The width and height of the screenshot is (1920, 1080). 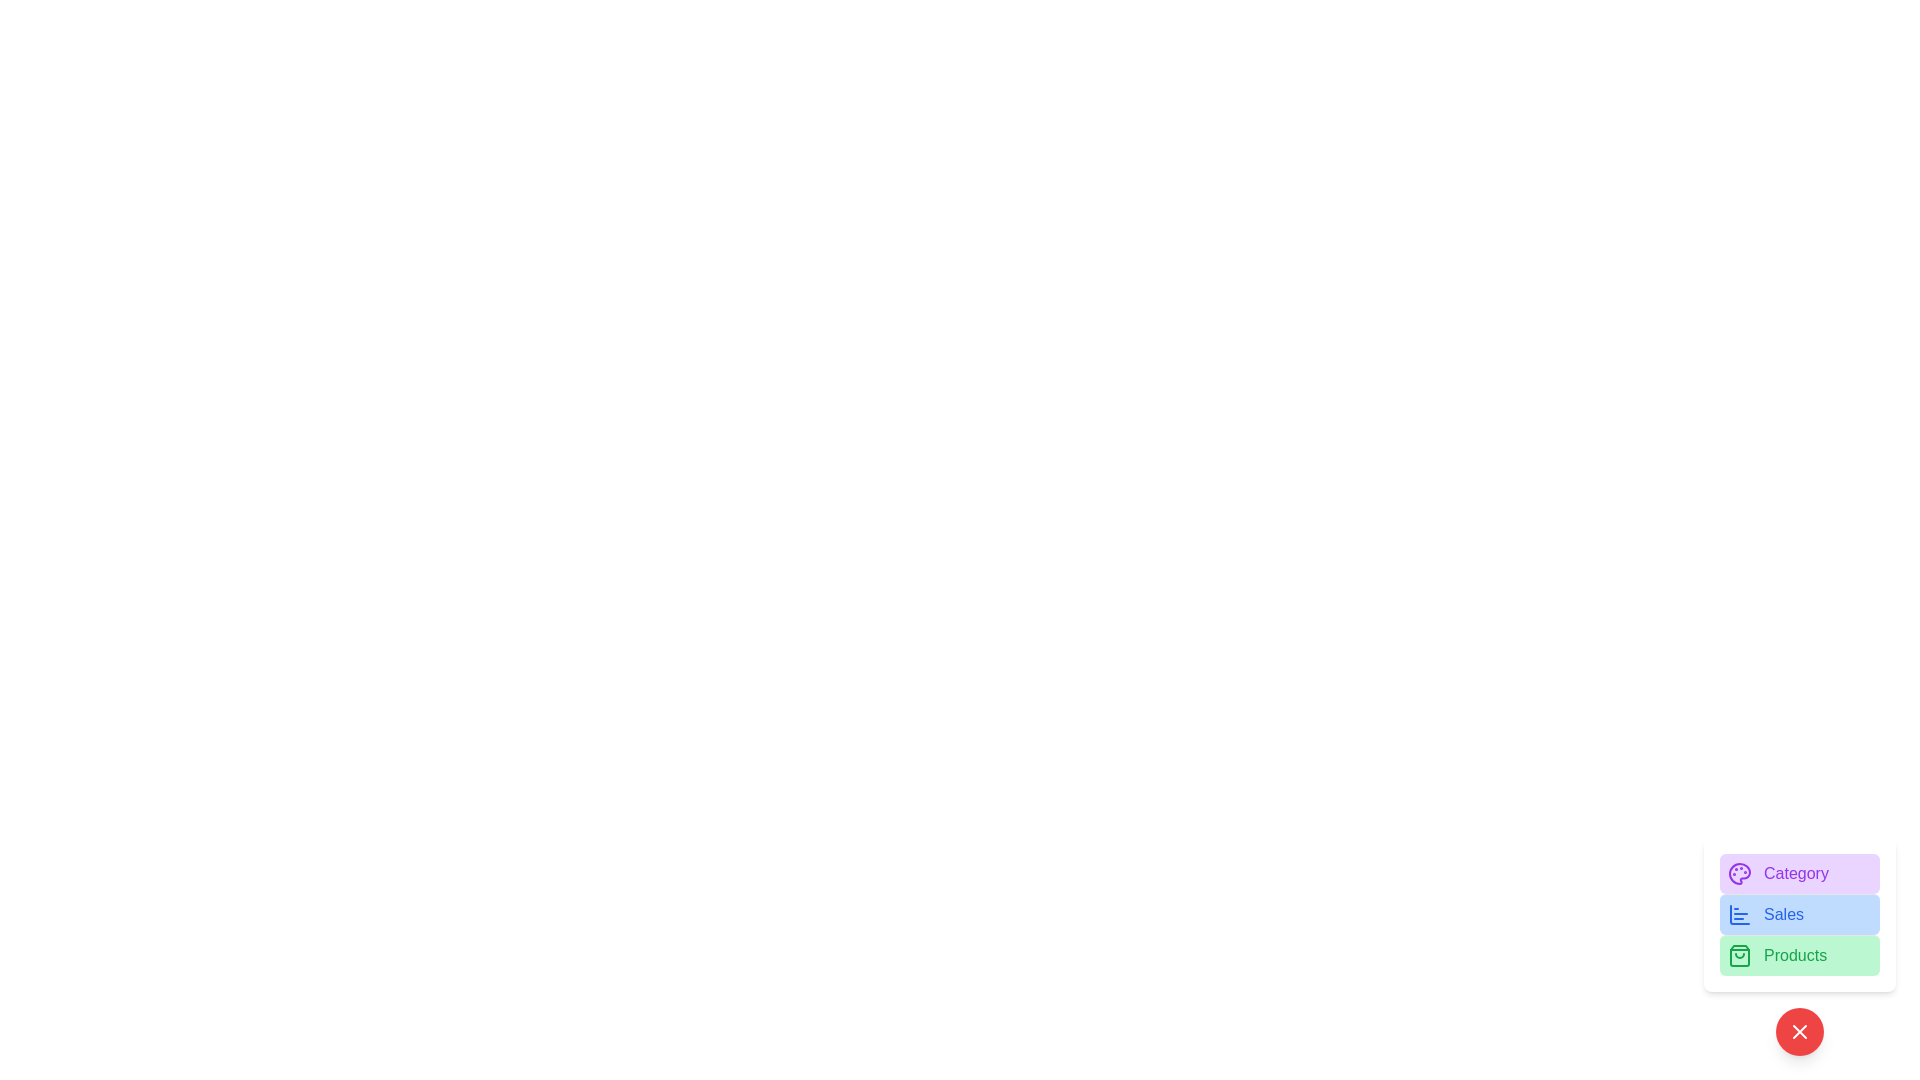 I want to click on the icon of the Sales button to display its tooltip, so click(x=1738, y=914).